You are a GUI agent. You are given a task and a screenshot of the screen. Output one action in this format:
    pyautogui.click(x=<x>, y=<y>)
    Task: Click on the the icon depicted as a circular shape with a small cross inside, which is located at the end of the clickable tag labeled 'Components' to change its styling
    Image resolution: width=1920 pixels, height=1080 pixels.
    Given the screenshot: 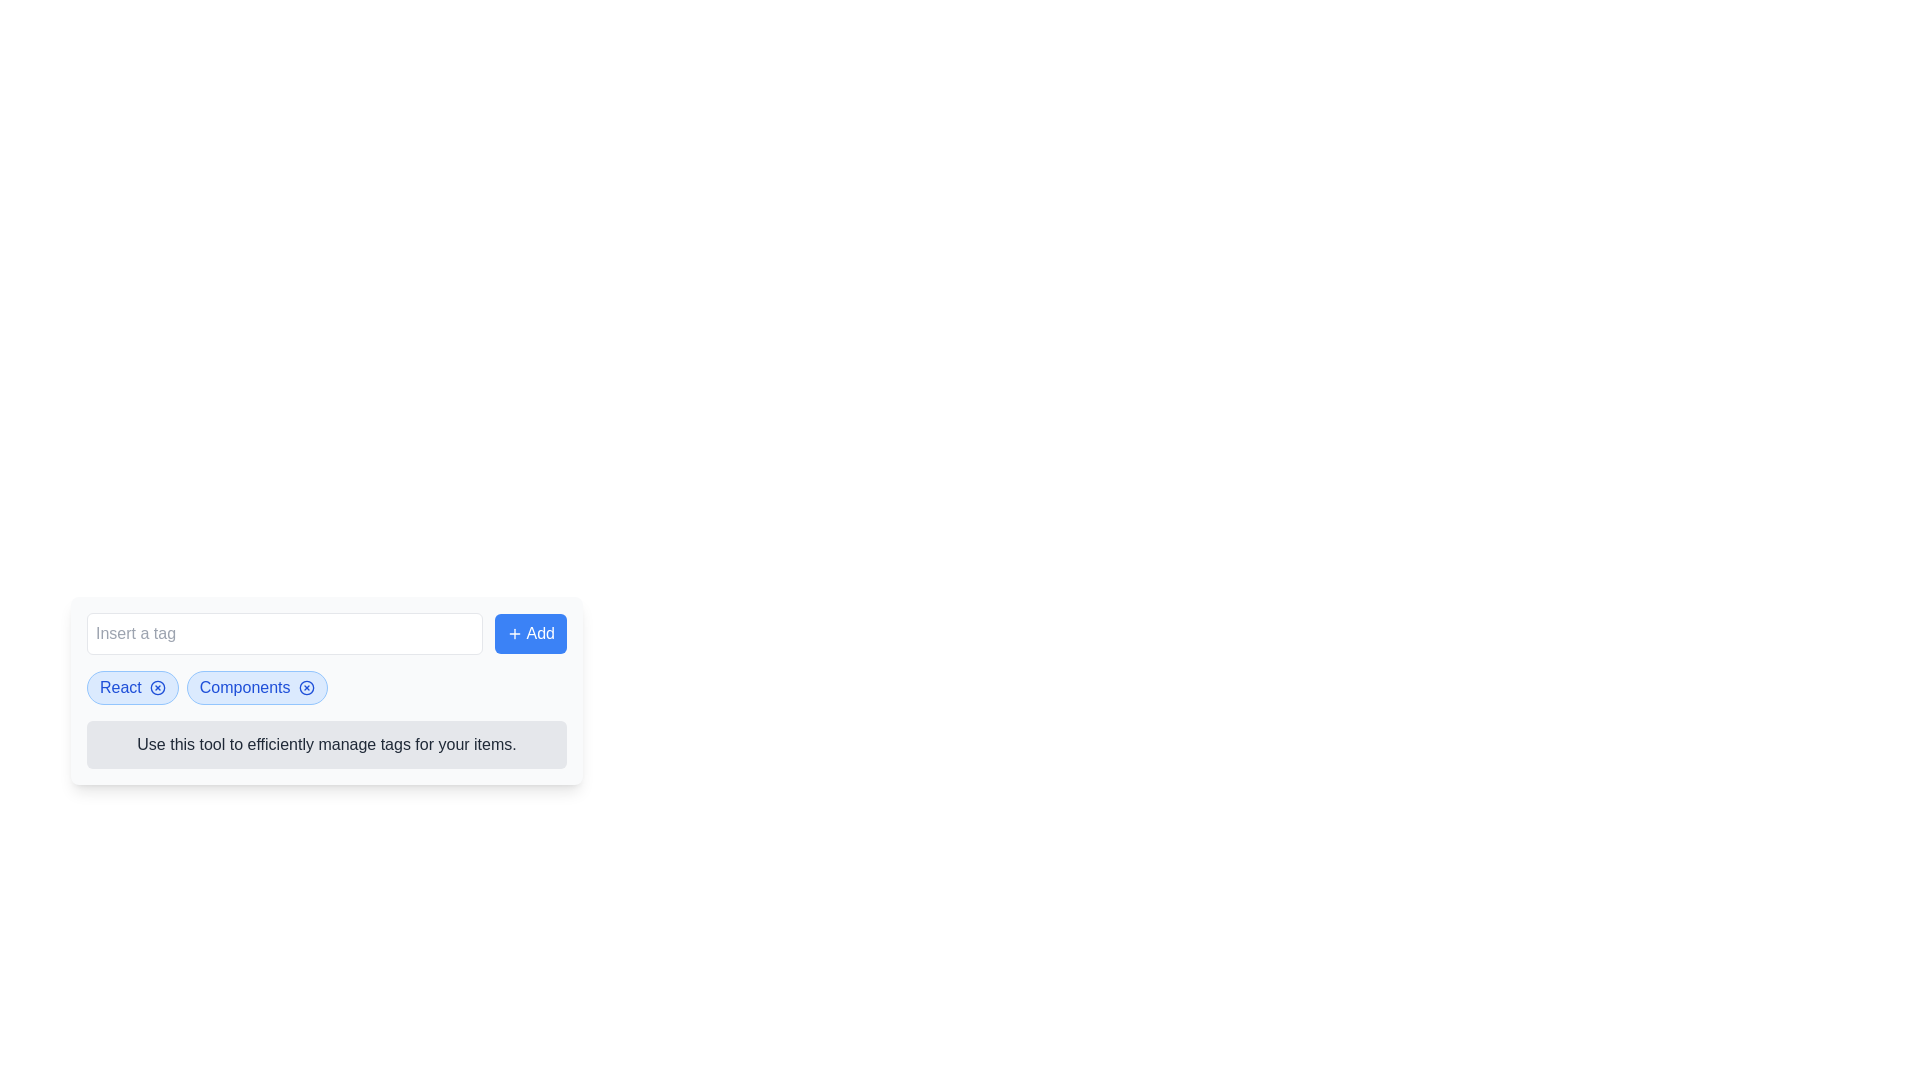 What is the action you would take?
    pyautogui.click(x=305, y=686)
    